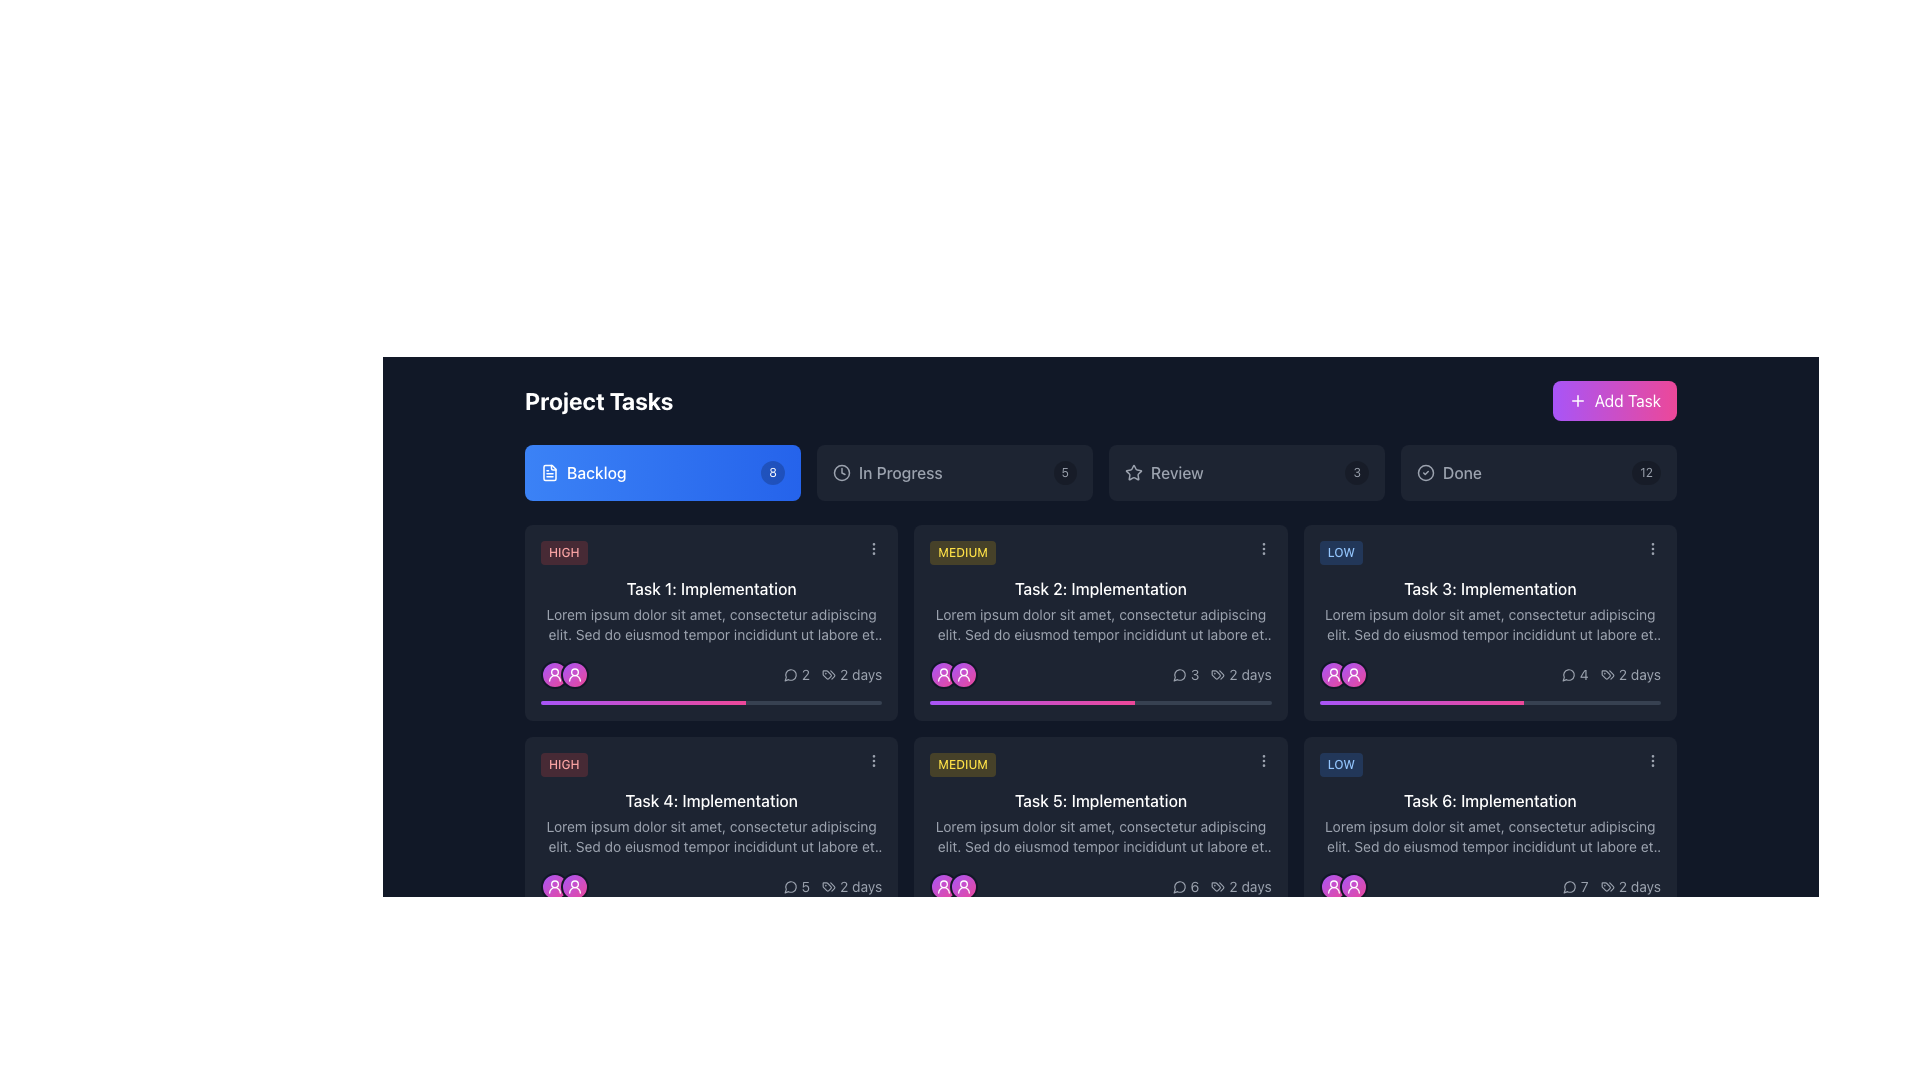  Describe the element at coordinates (943, 675) in the screenshot. I see `the leftmost avatar or profile icon located below the 'Task 2: Implementation' card` at that location.